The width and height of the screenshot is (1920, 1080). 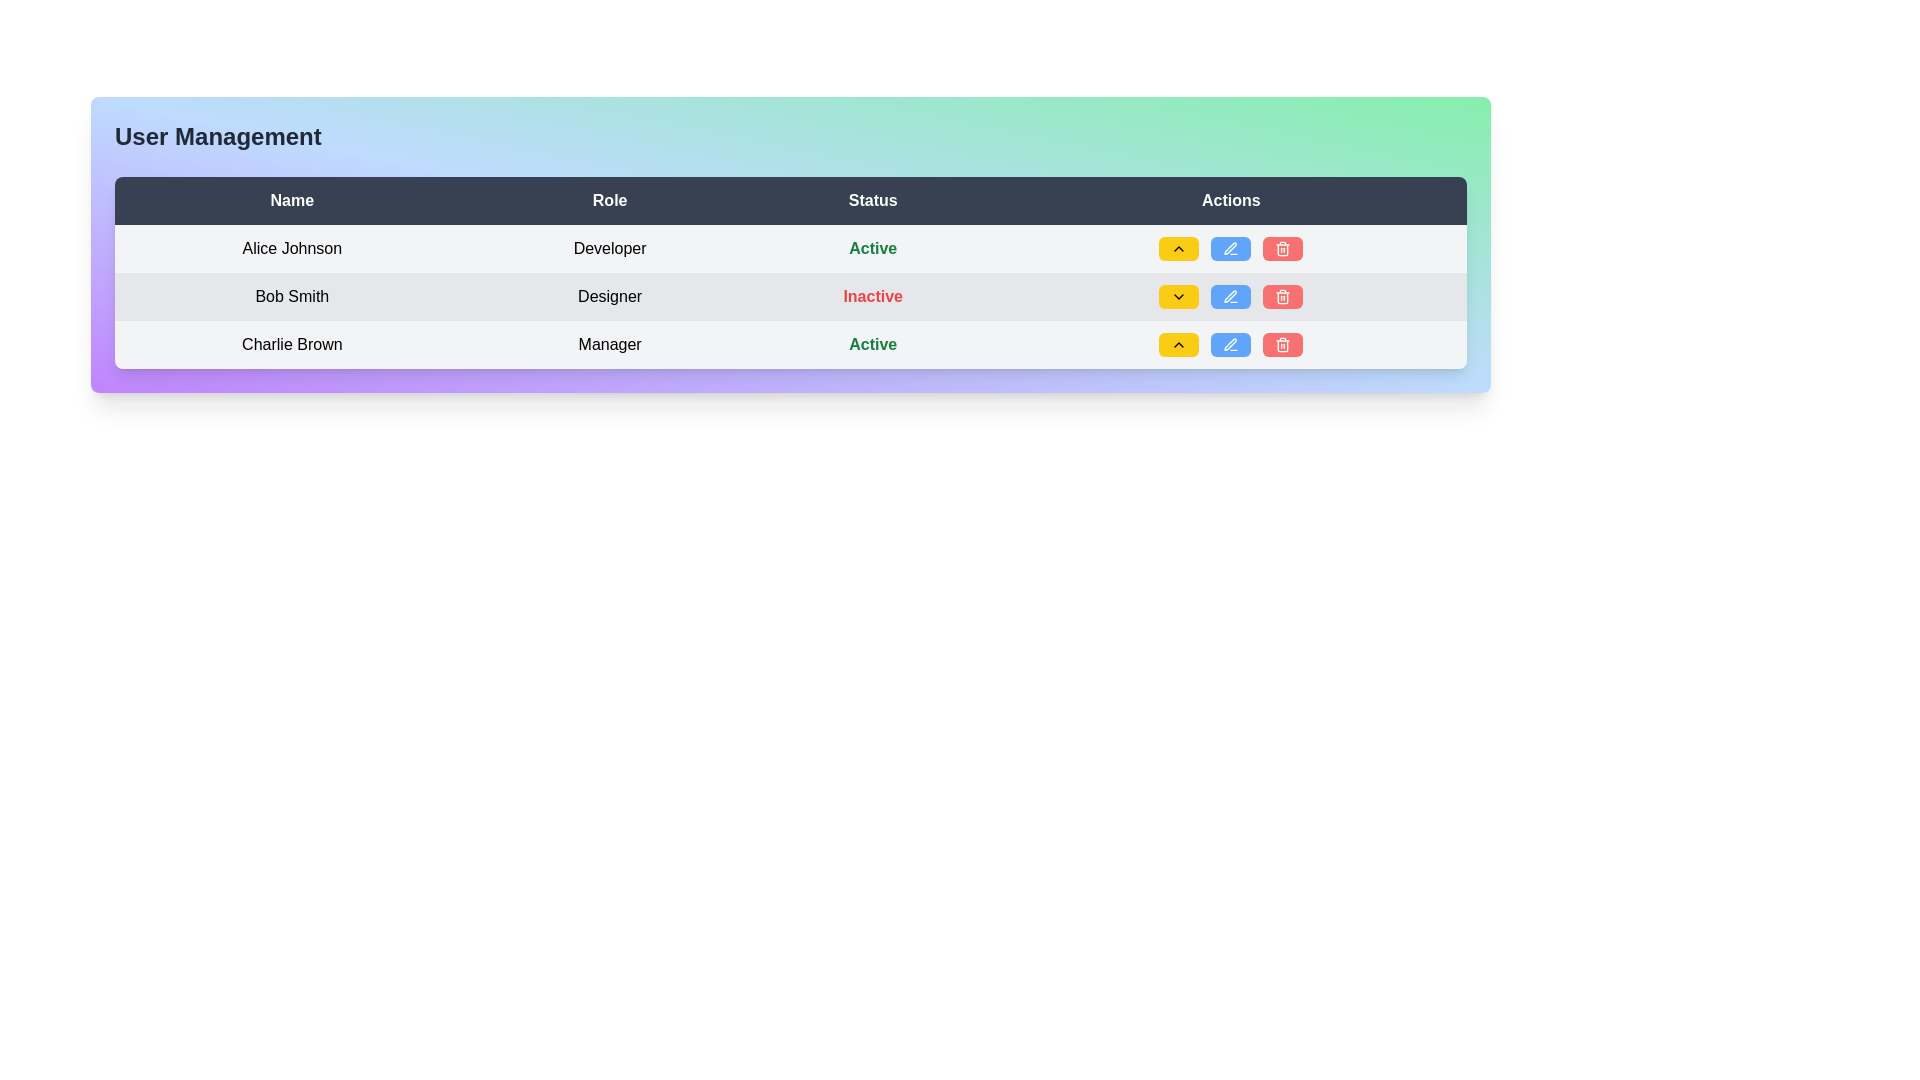 I want to click on to select the third row in the user management table, which represents an individual user entry and provides action buttons for managing this user, so click(x=790, y=343).